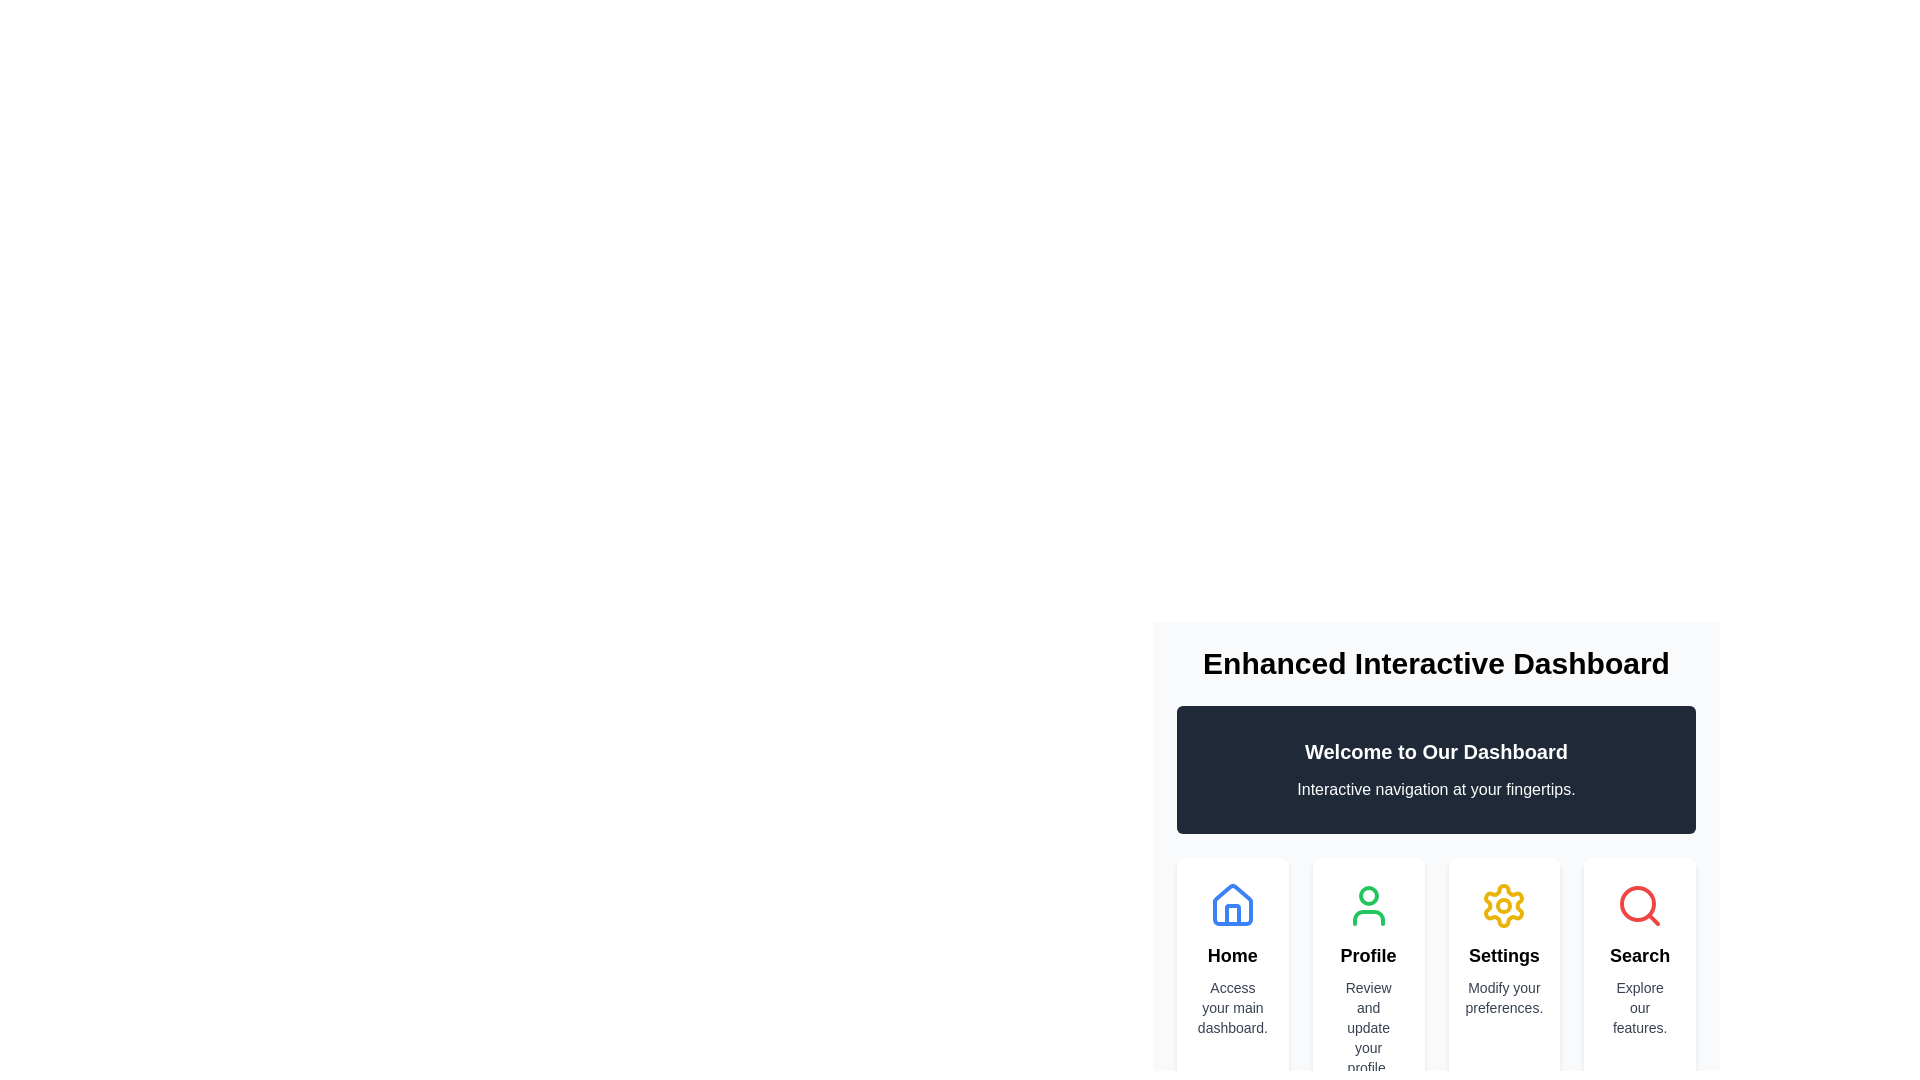 The image size is (1920, 1080). What do you see at coordinates (1231, 906) in the screenshot?
I see `the blue house-shaped icon representing the Home section, located in the first card labeled 'Home' above the text 'Access your main dashboard.'` at bounding box center [1231, 906].